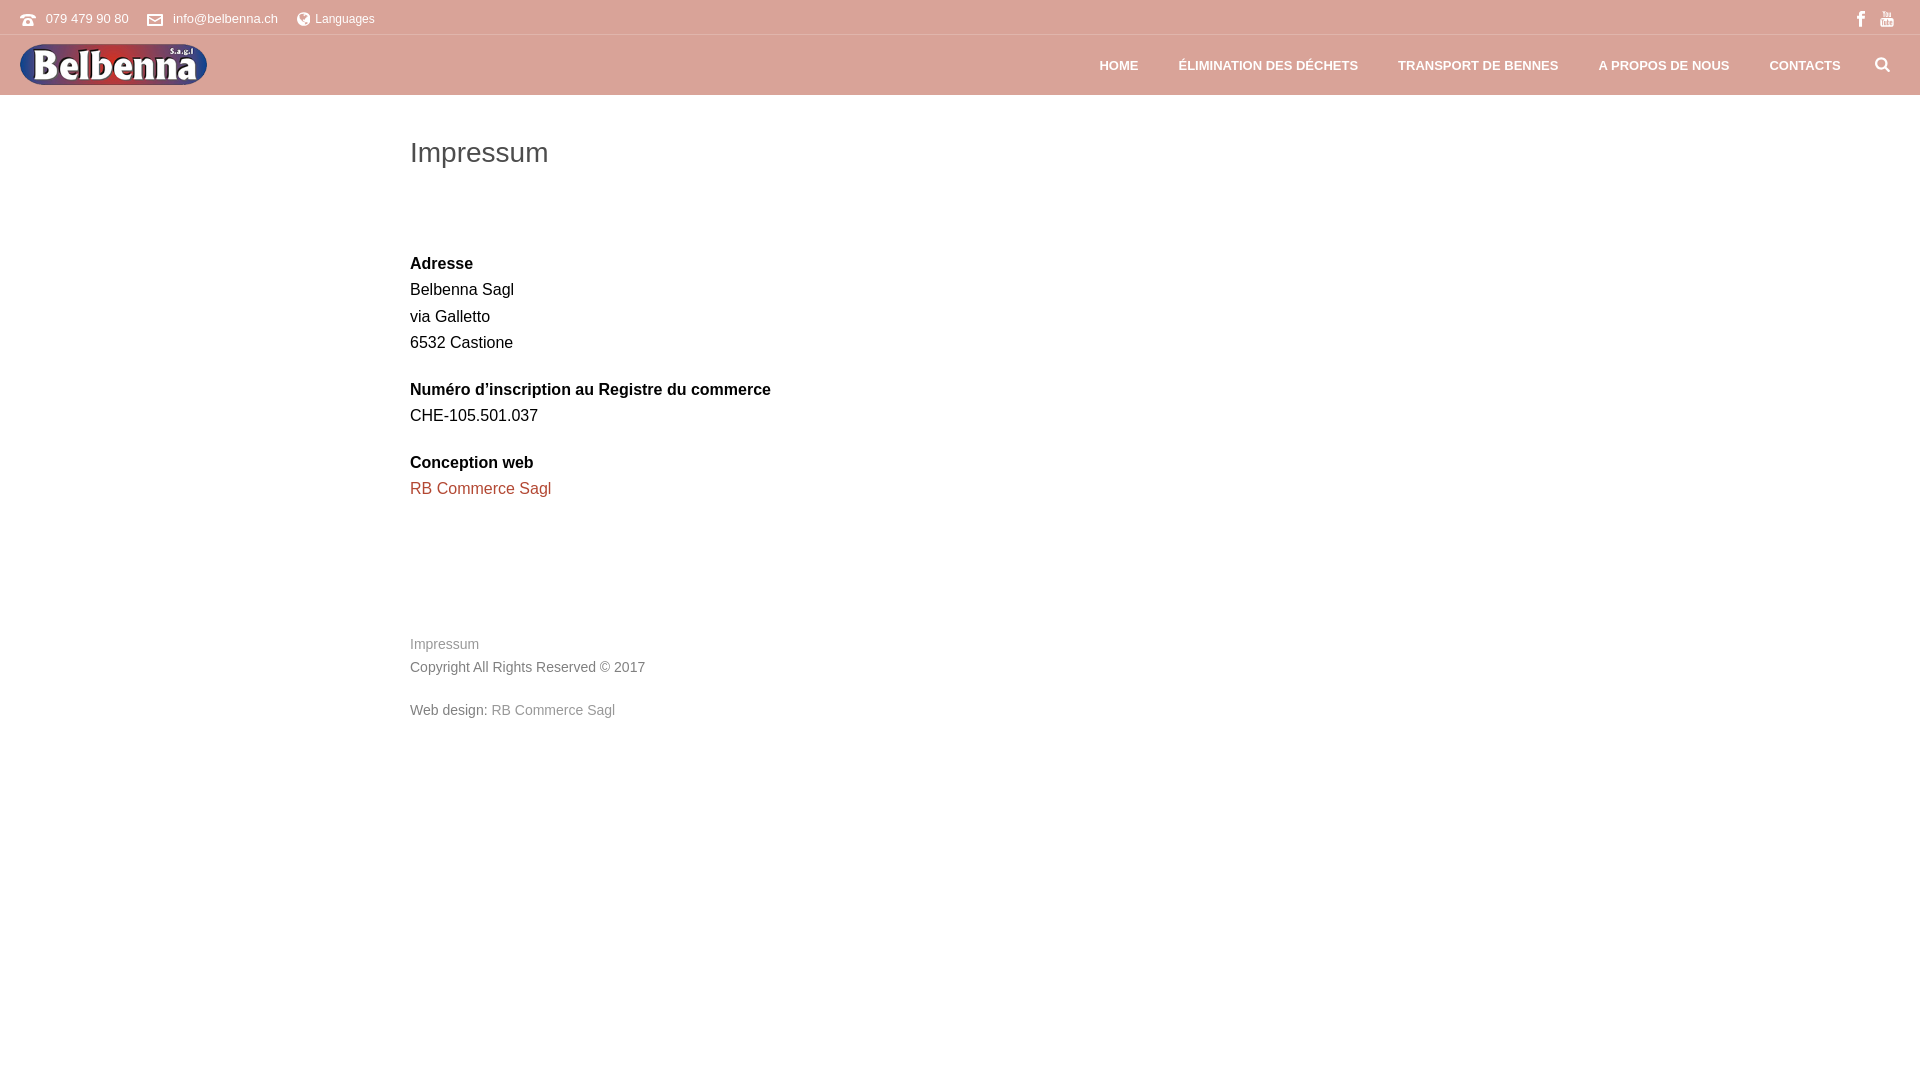  Describe the element at coordinates (86, 18) in the screenshot. I see `'079 479 90 80'` at that location.